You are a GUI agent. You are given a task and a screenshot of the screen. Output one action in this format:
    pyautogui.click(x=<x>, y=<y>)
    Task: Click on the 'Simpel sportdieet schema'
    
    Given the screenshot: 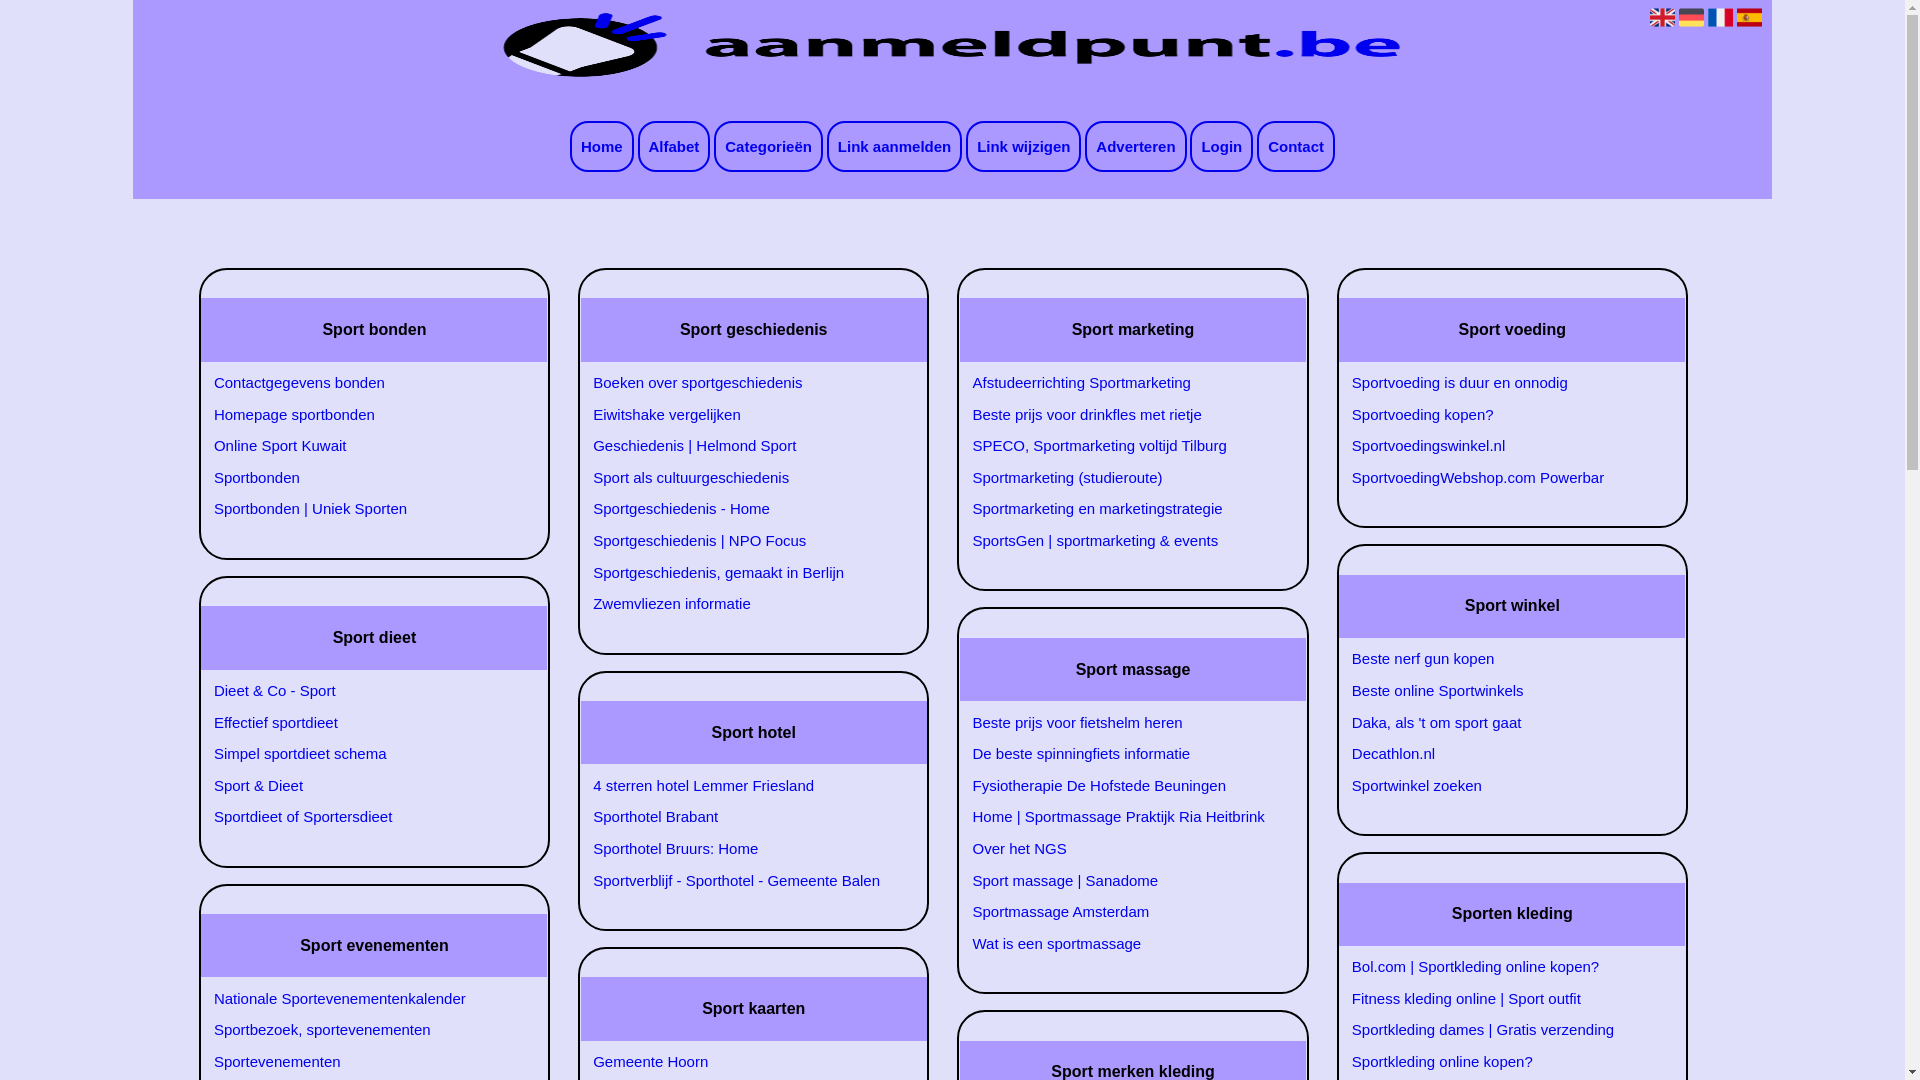 What is the action you would take?
    pyautogui.click(x=363, y=753)
    